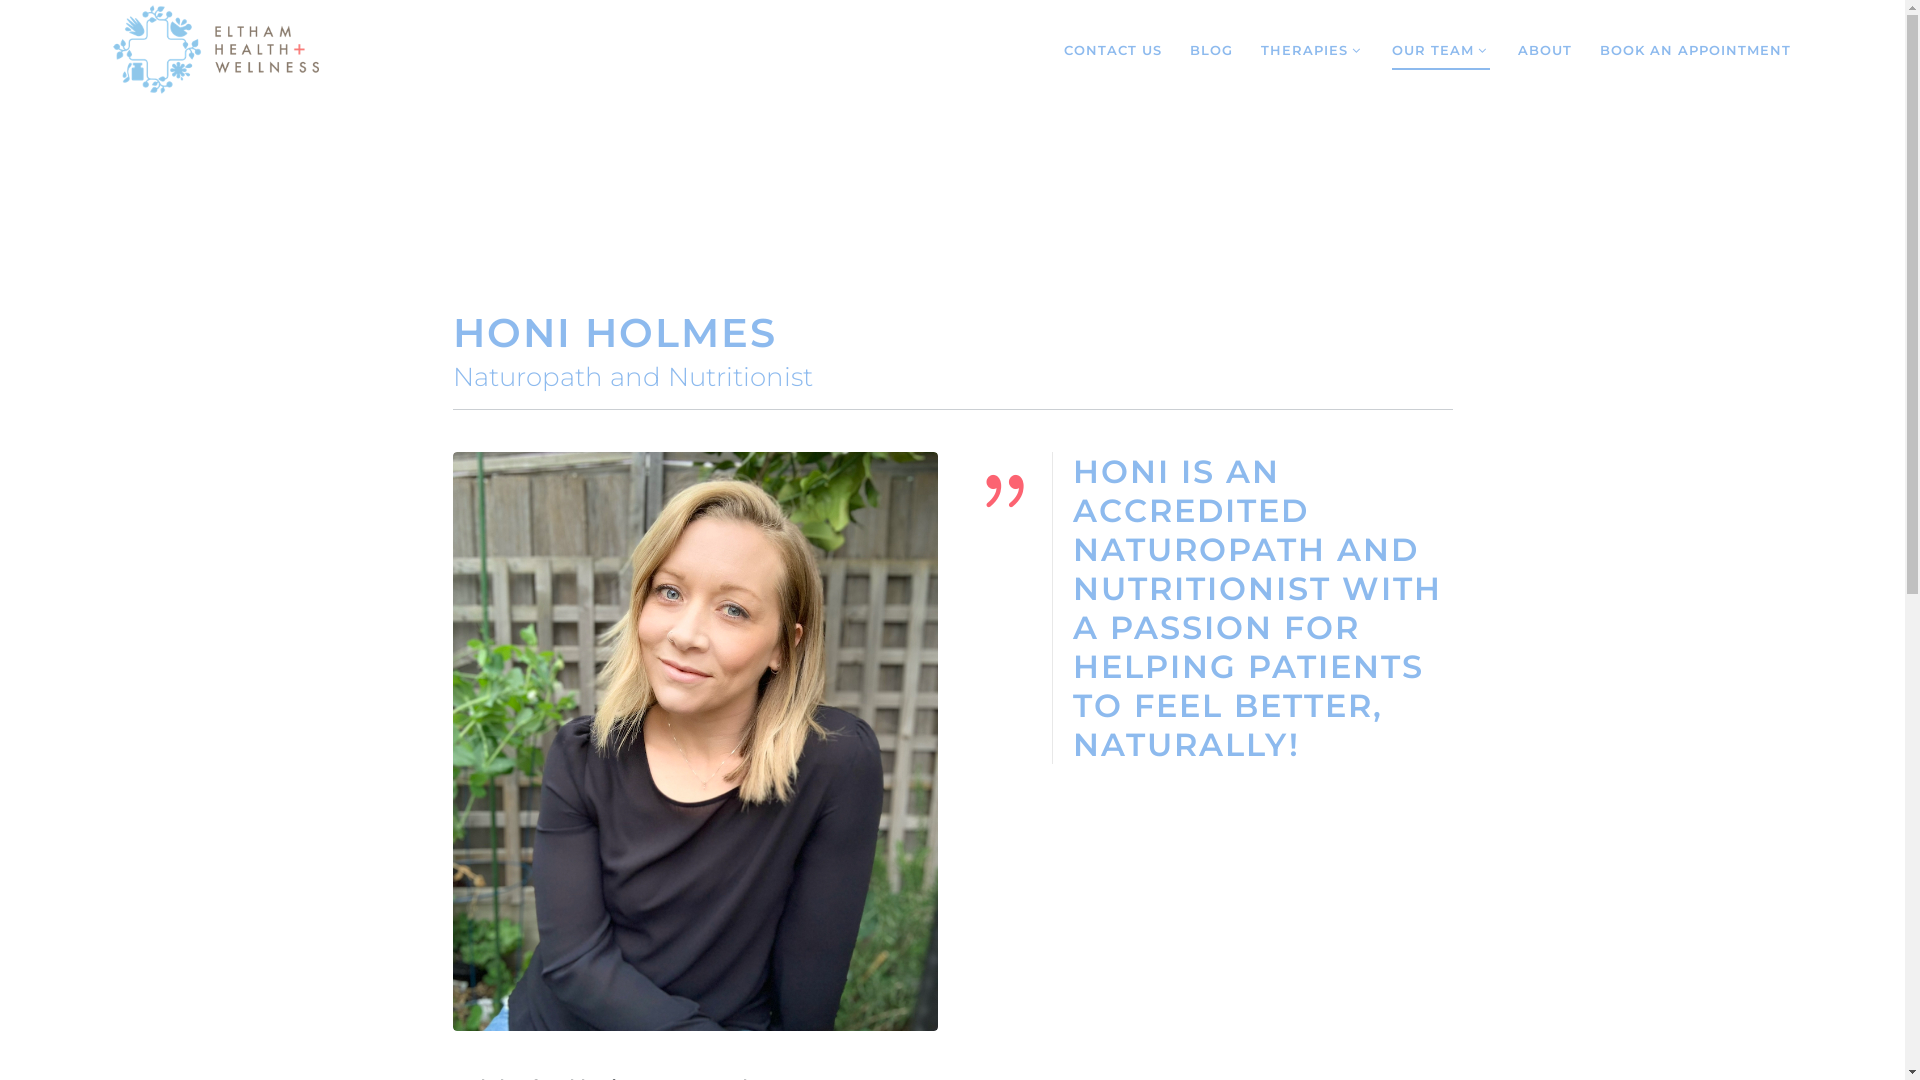 This screenshot has width=1920, height=1080. Describe the element at coordinates (1440, 49) in the screenshot. I see `'OUR TEAM'` at that location.